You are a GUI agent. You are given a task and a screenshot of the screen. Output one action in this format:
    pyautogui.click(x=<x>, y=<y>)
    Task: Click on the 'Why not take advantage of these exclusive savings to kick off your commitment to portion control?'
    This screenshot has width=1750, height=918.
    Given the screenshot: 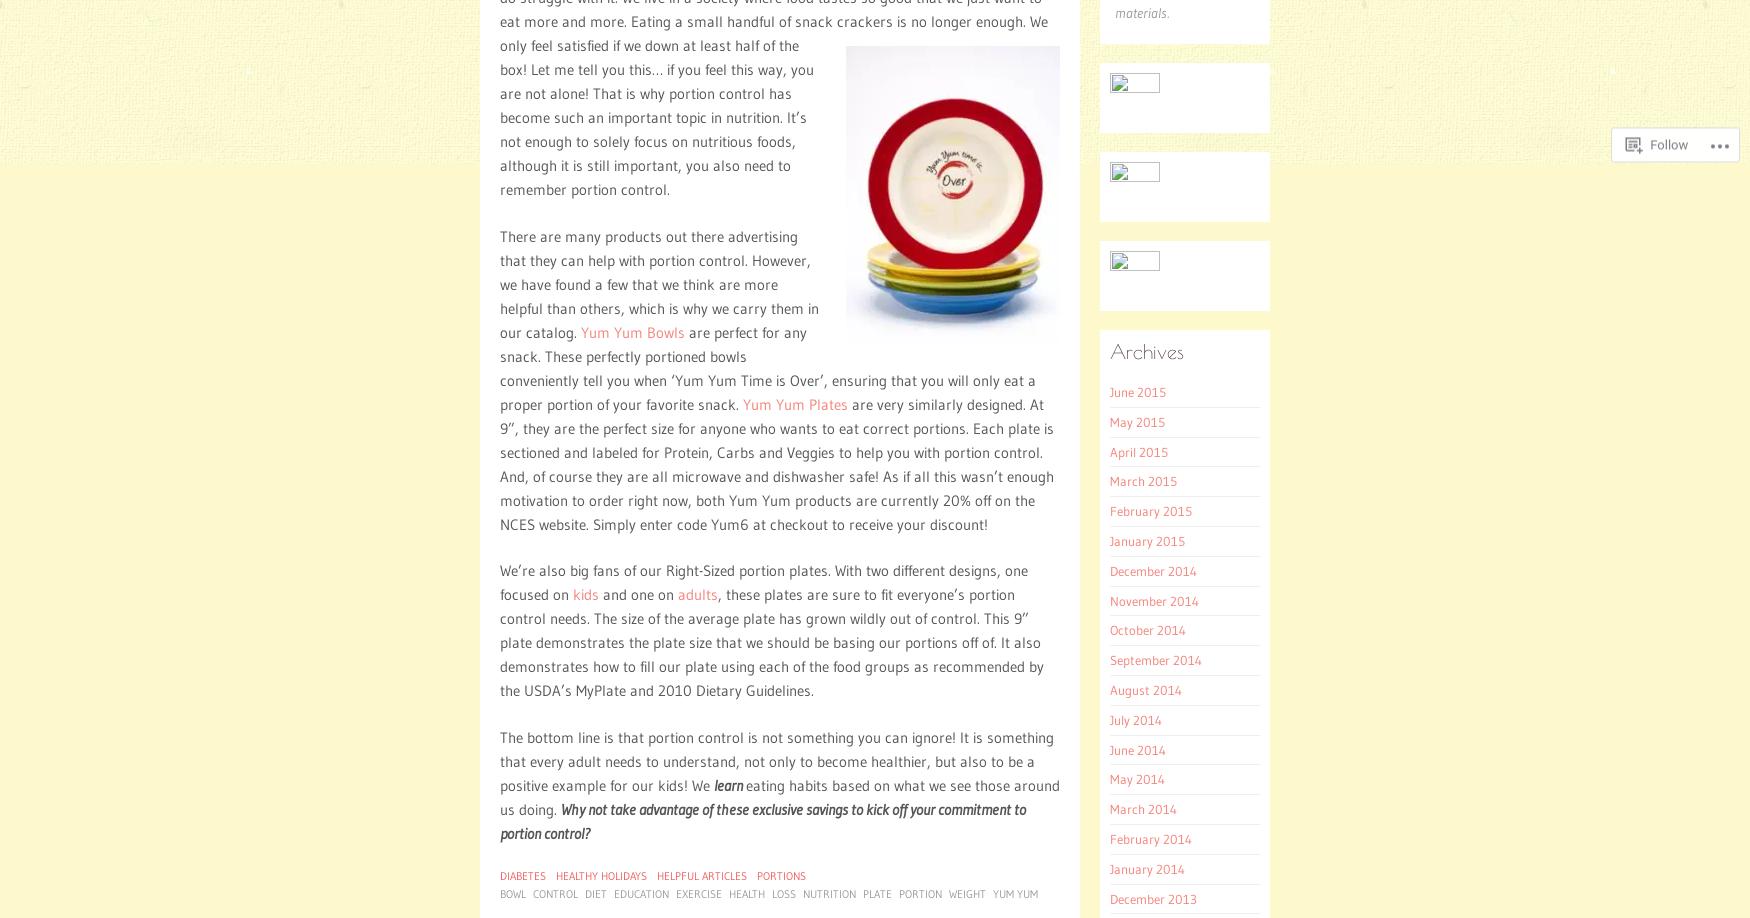 What is the action you would take?
    pyautogui.click(x=762, y=820)
    